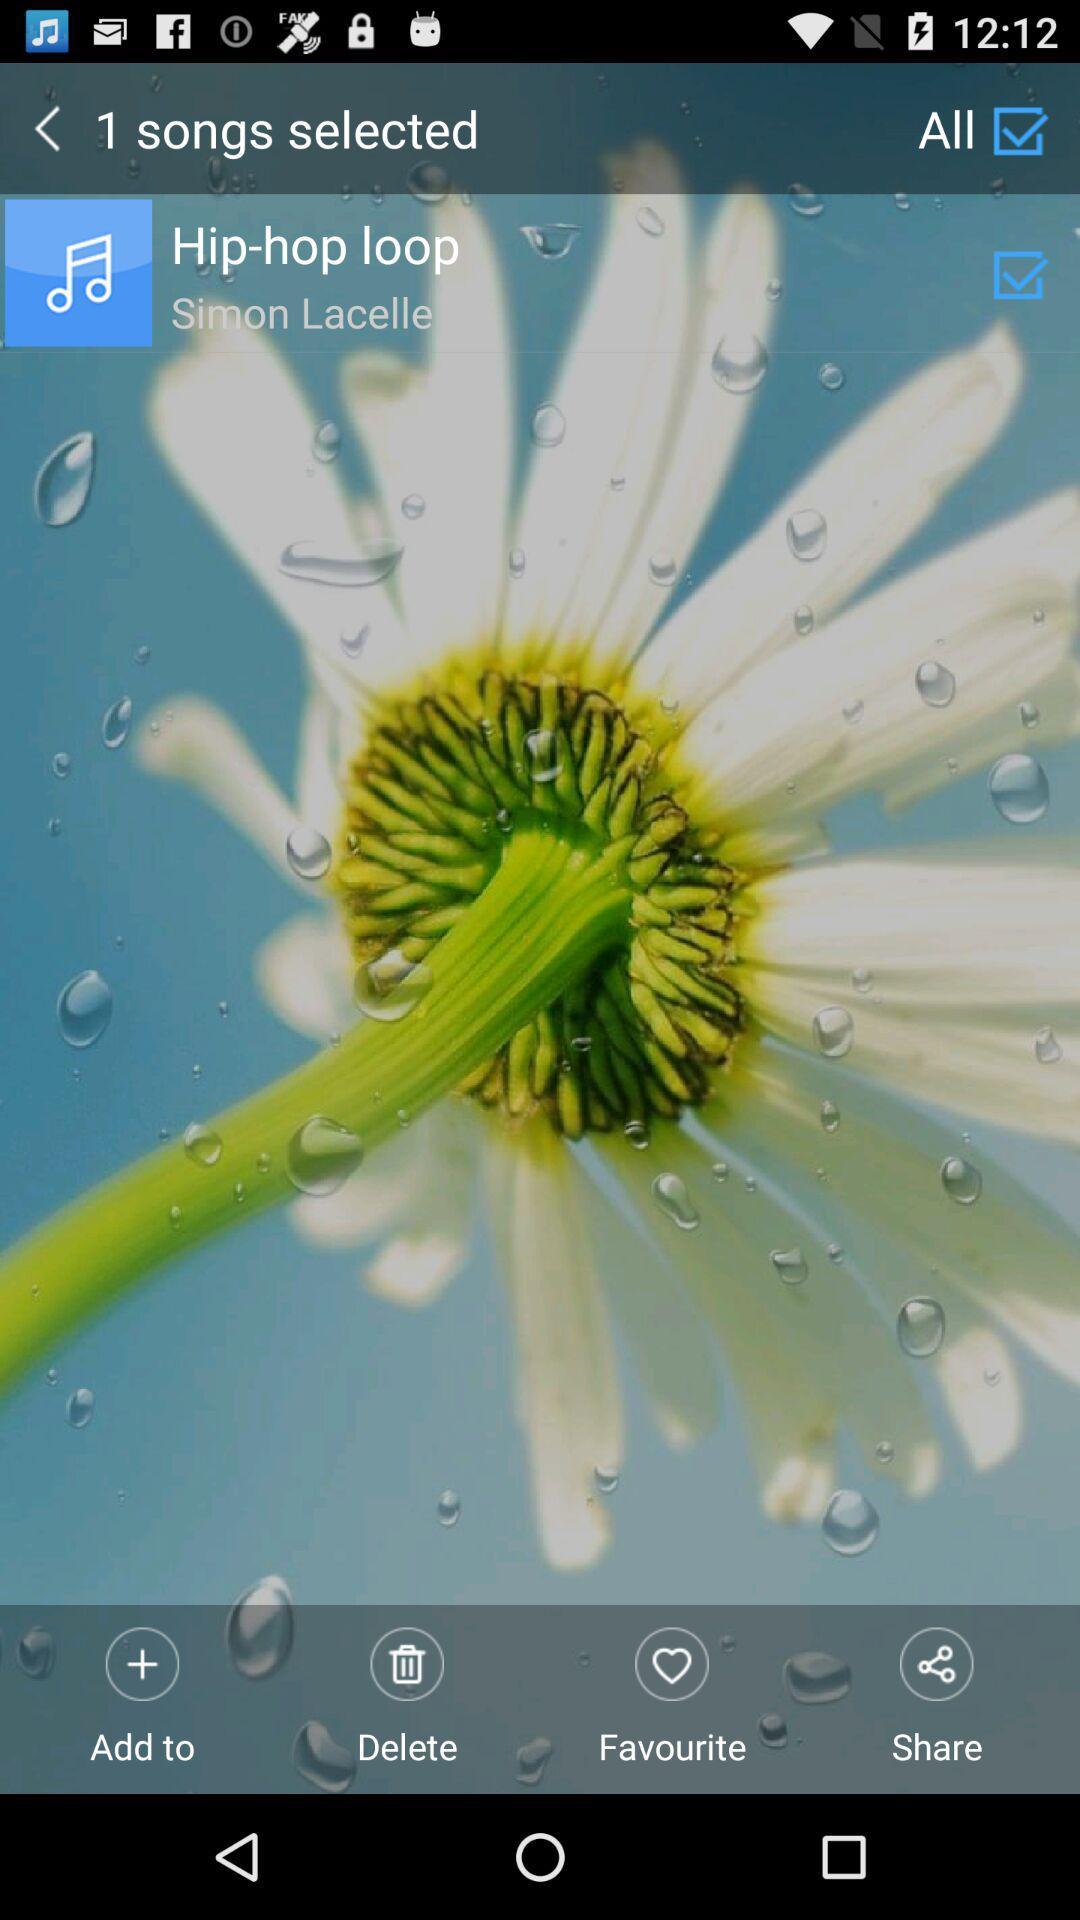  I want to click on share, so click(937, 1698).